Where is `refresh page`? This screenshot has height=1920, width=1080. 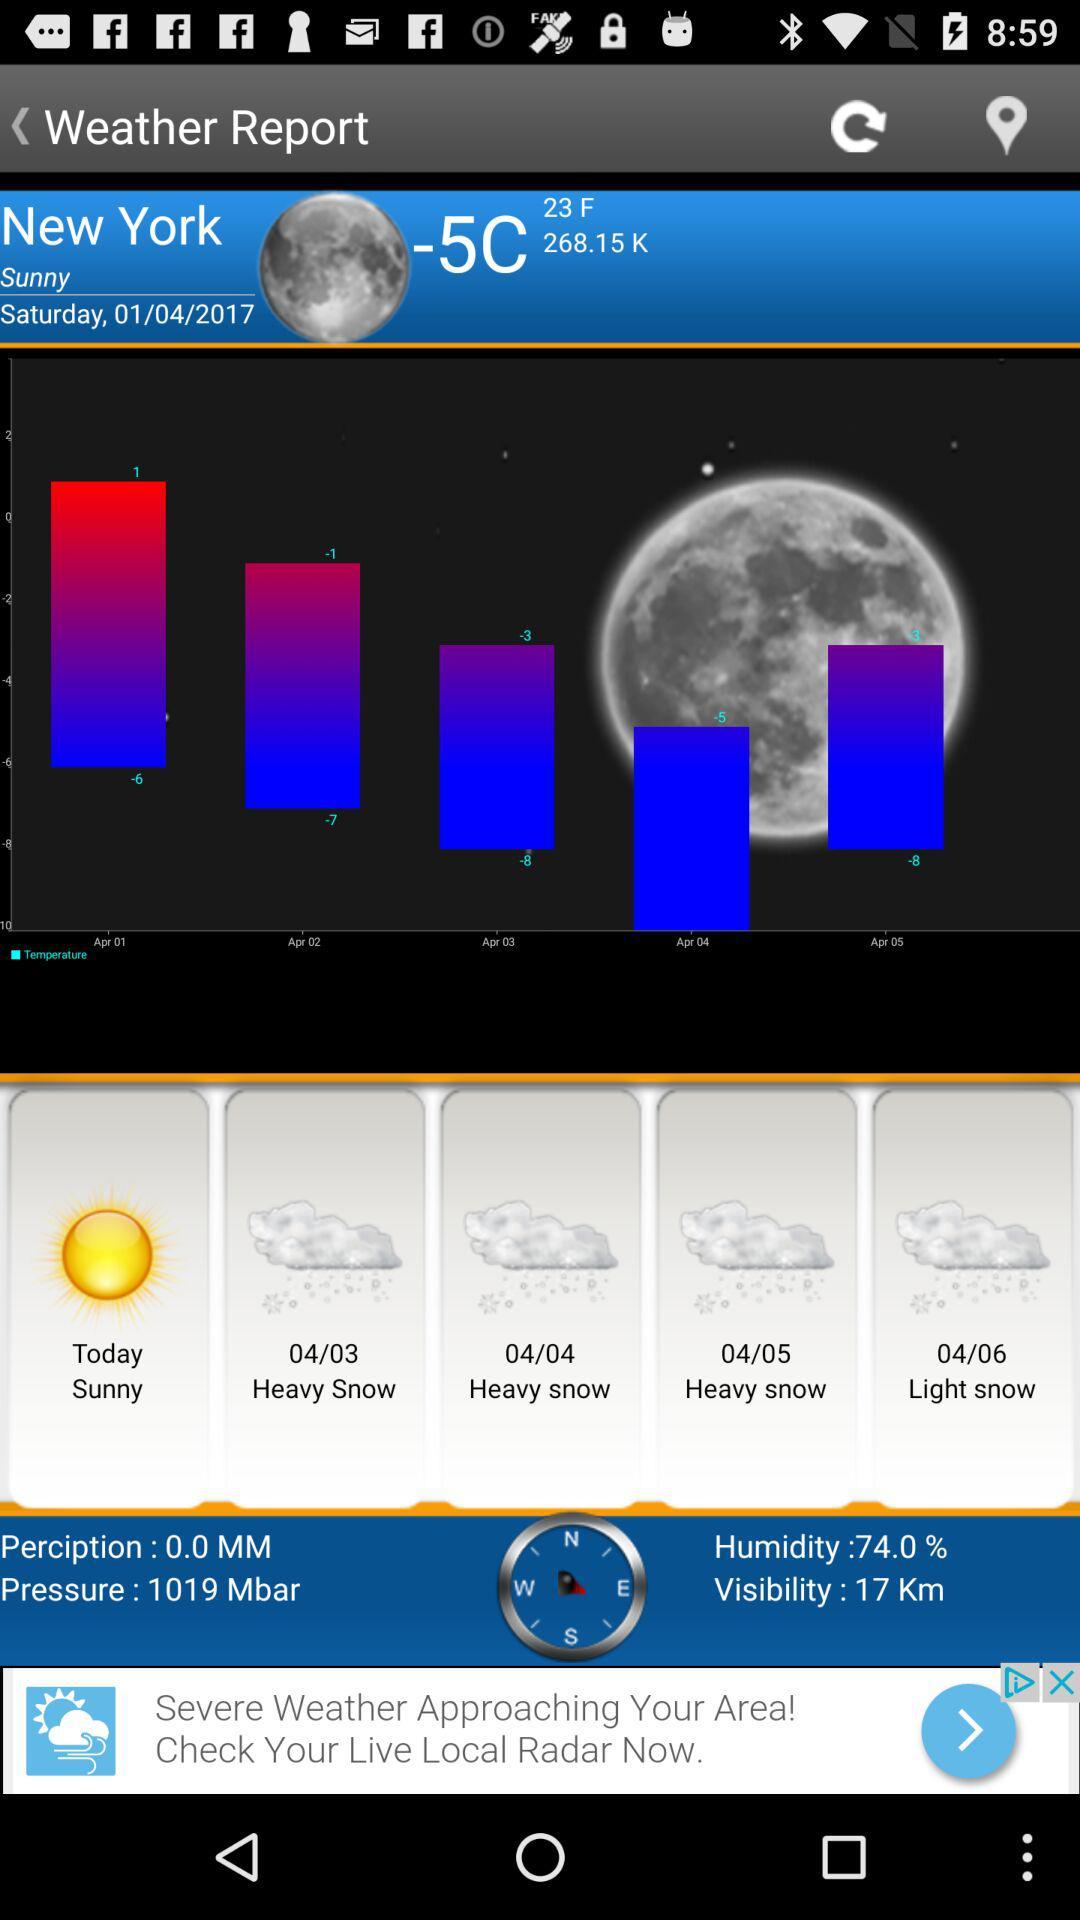 refresh page is located at coordinates (858, 124).